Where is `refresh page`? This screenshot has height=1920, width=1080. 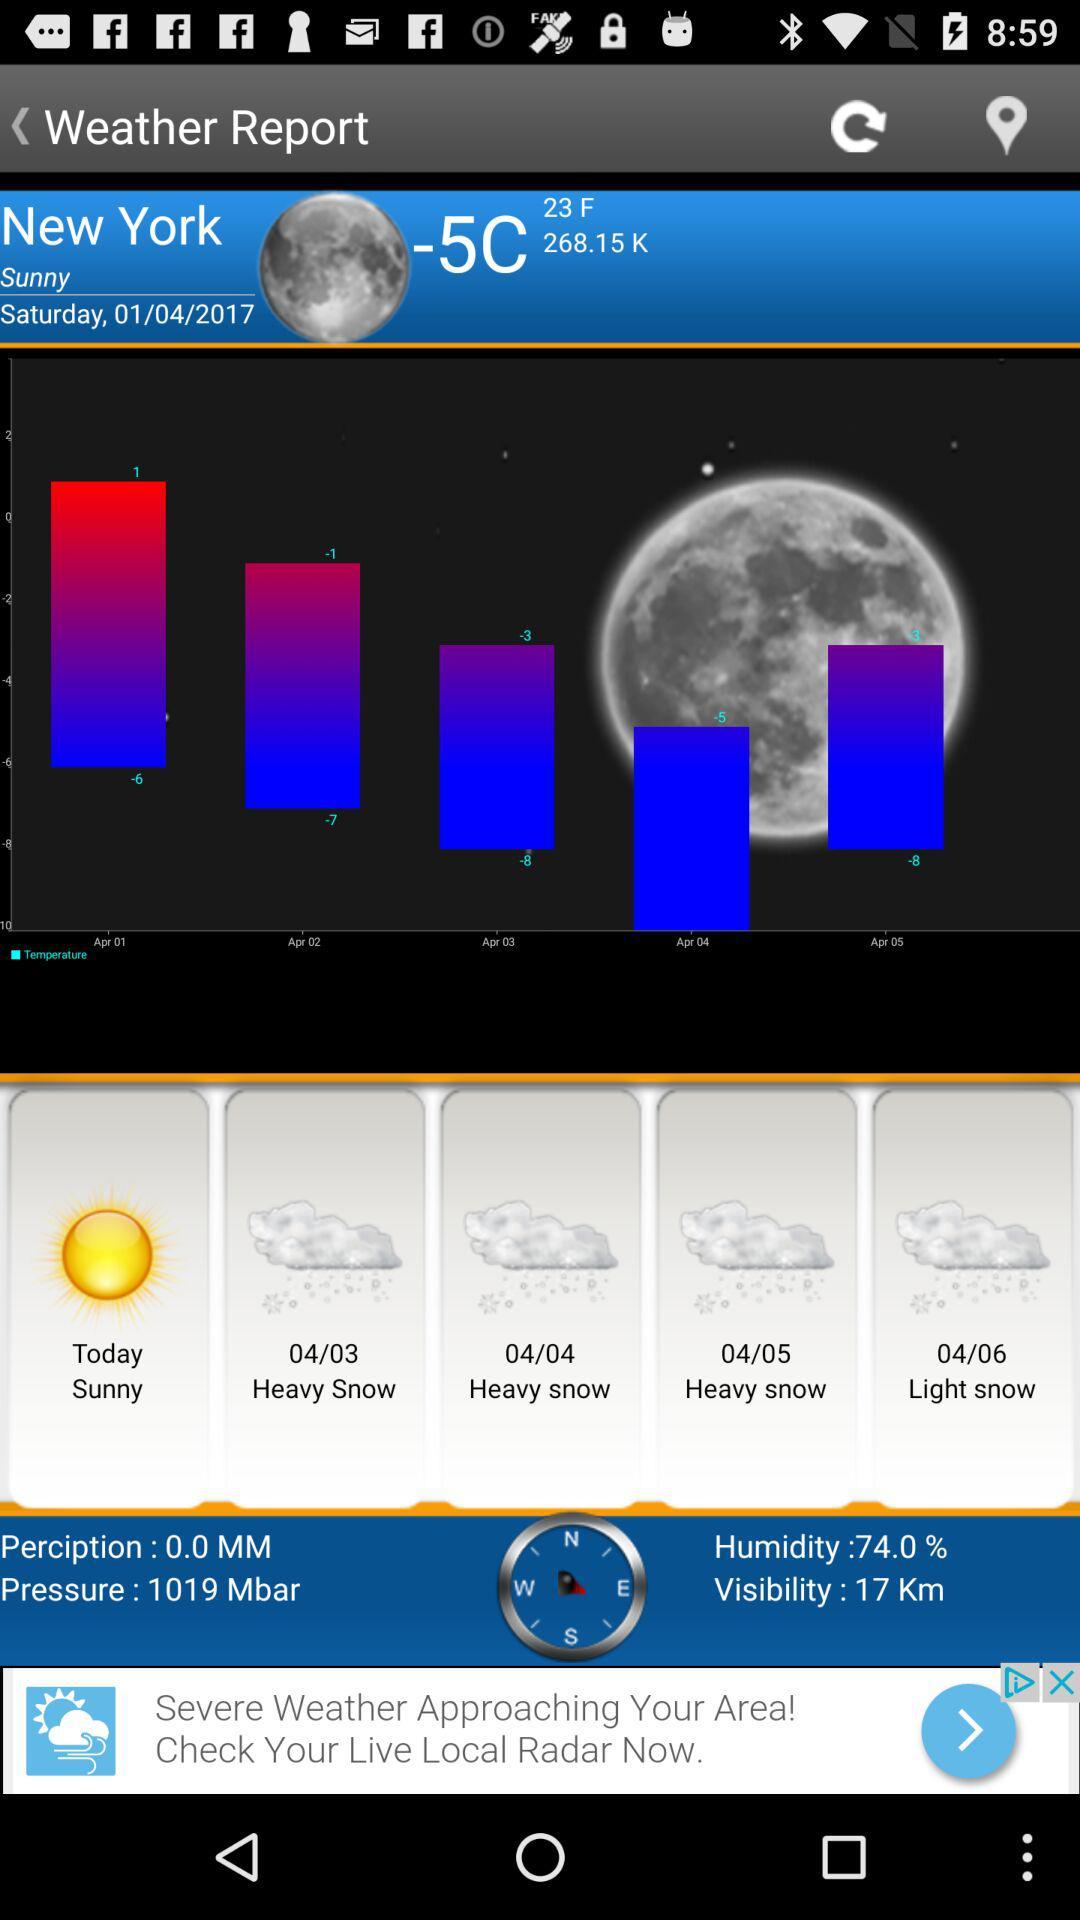 refresh page is located at coordinates (858, 124).